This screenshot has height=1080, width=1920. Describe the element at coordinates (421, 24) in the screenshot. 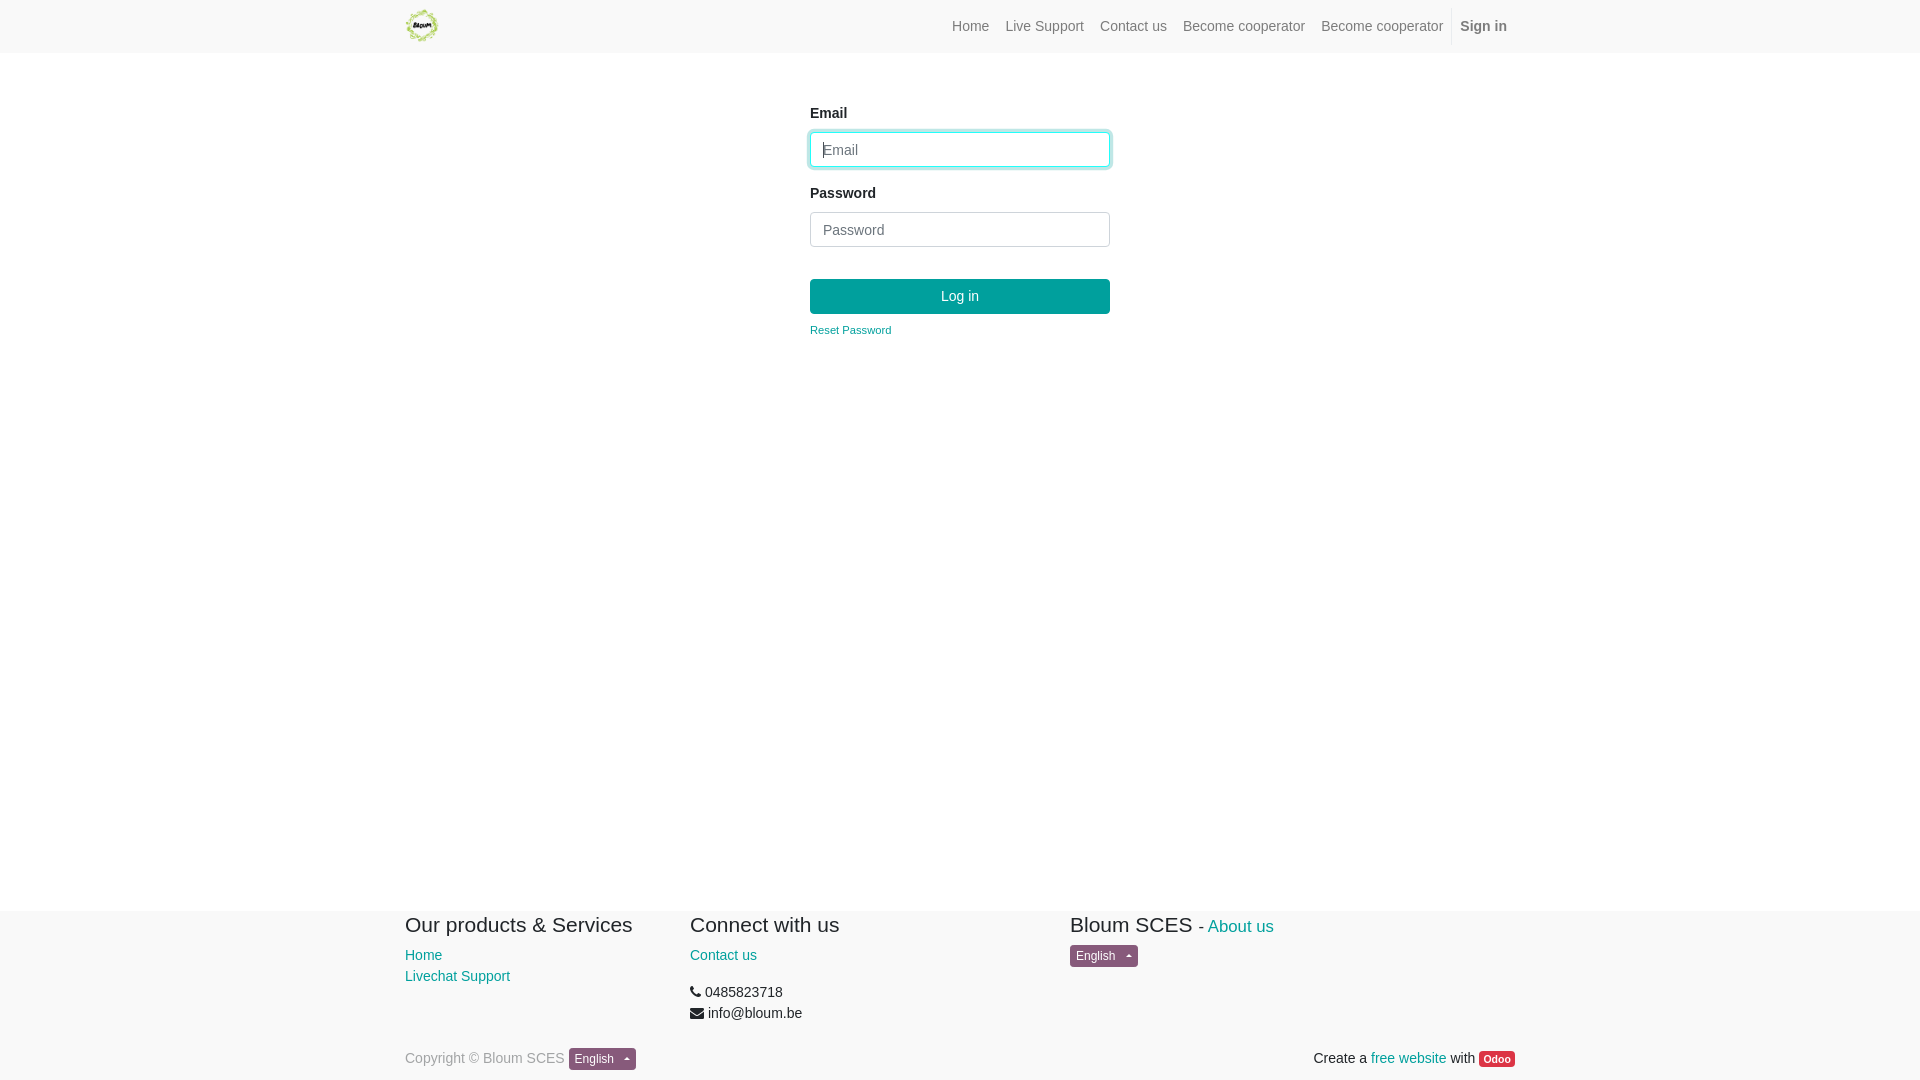

I see `'Bloum SCES'` at that location.